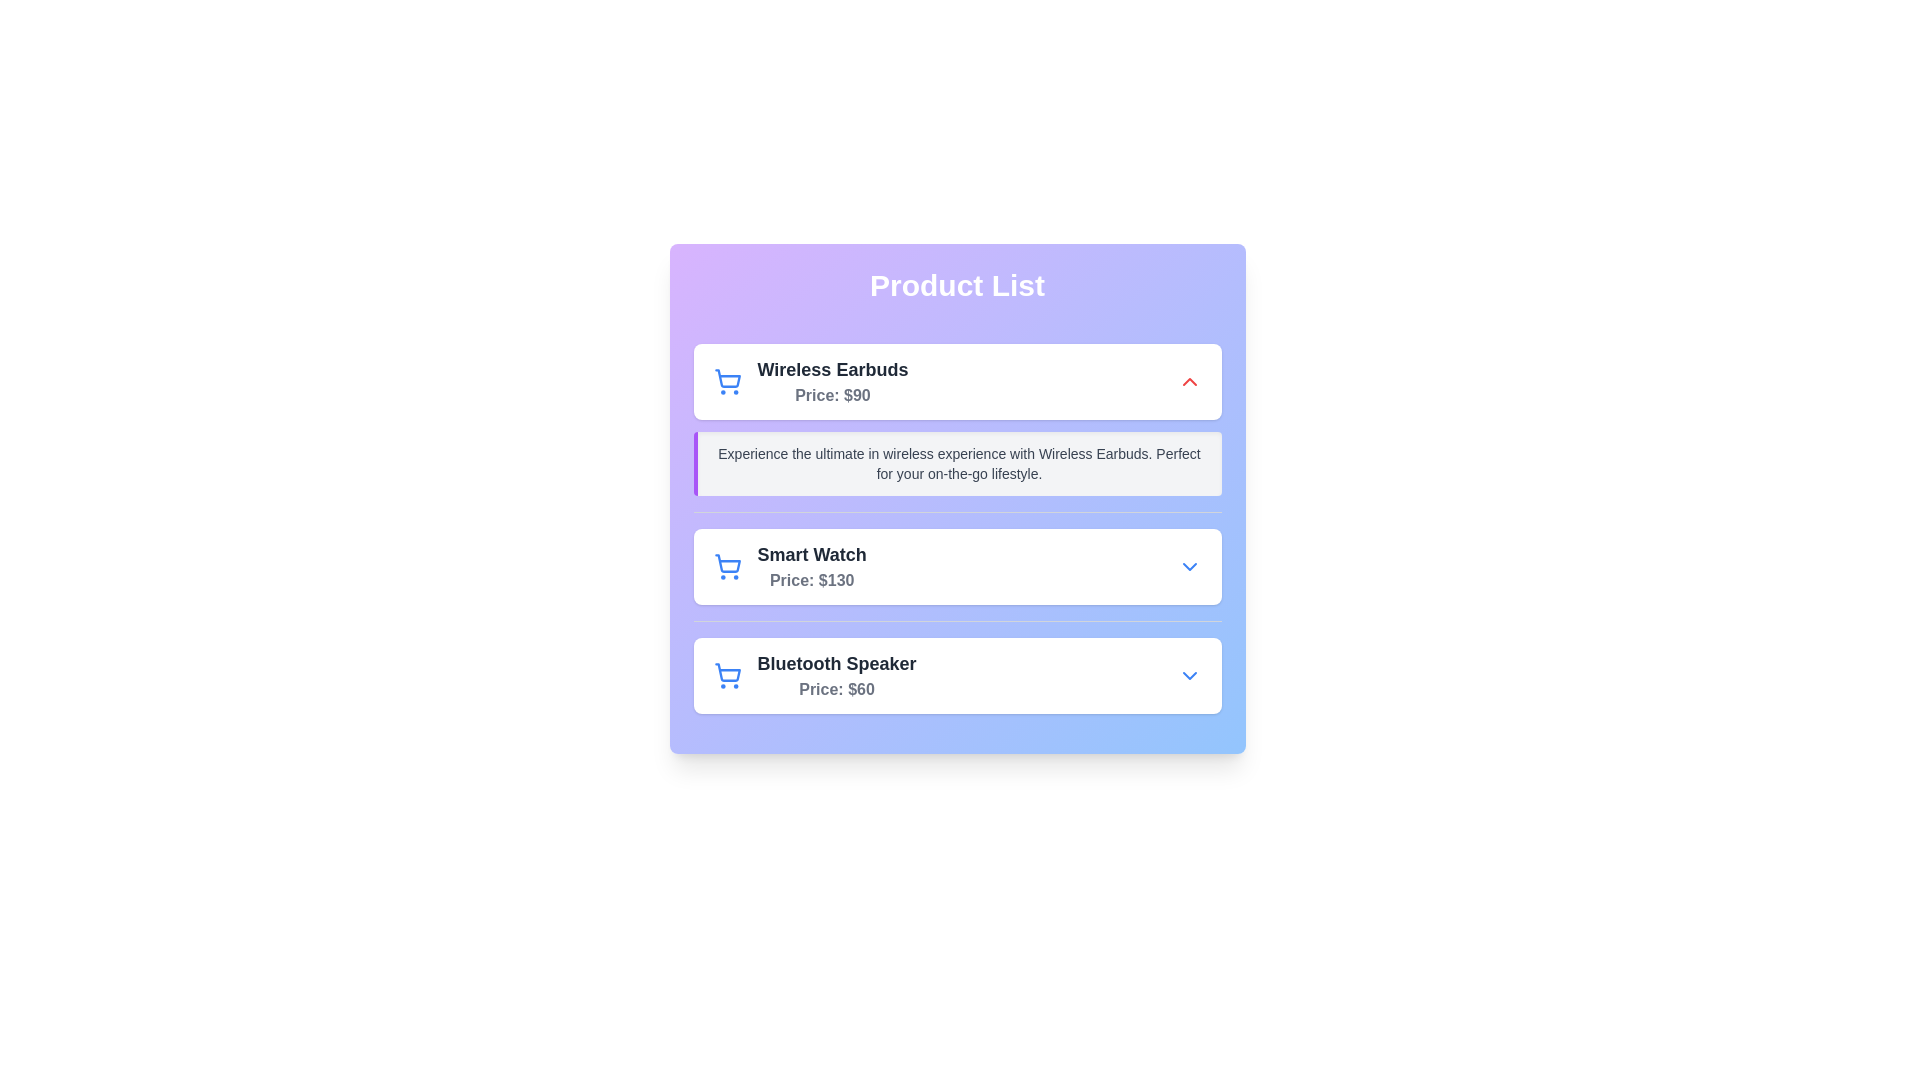  What do you see at coordinates (726, 567) in the screenshot?
I see `the shopping cart icon for the product Smart Watch` at bounding box center [726, 567].